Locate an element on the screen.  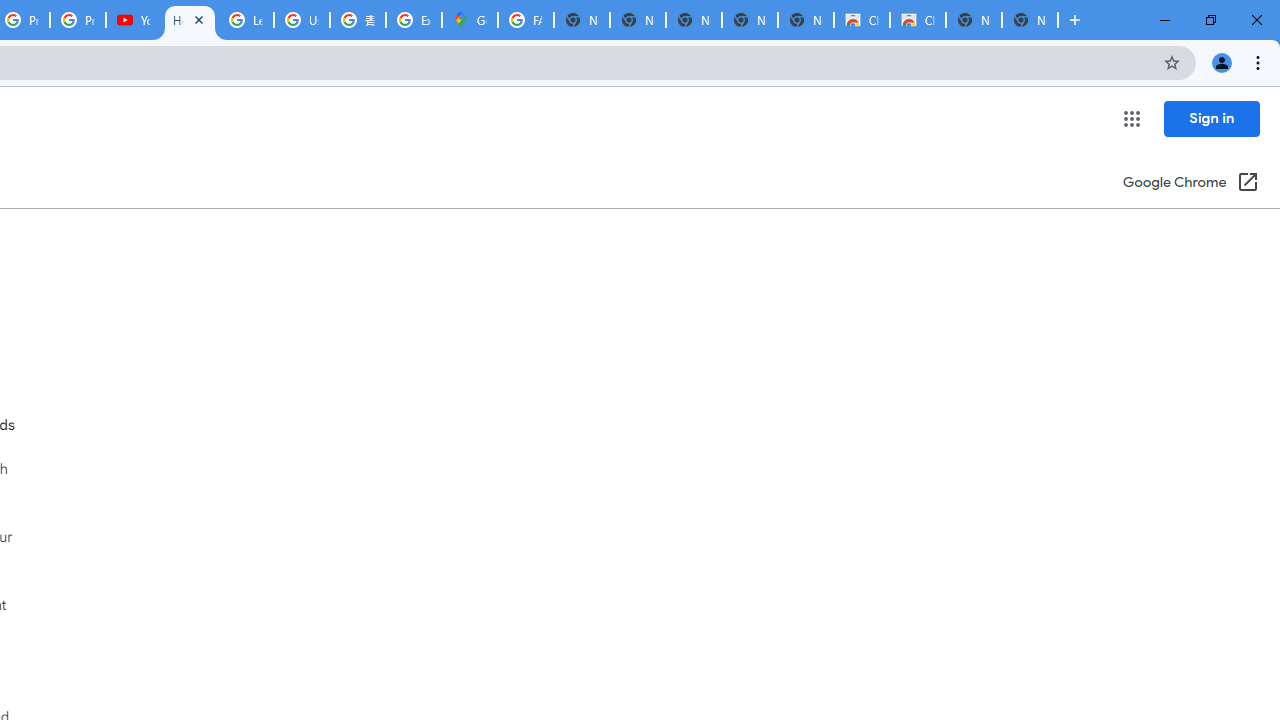
'Classic Blue - Chrome Web Store' is located at coordinates (916, 20).